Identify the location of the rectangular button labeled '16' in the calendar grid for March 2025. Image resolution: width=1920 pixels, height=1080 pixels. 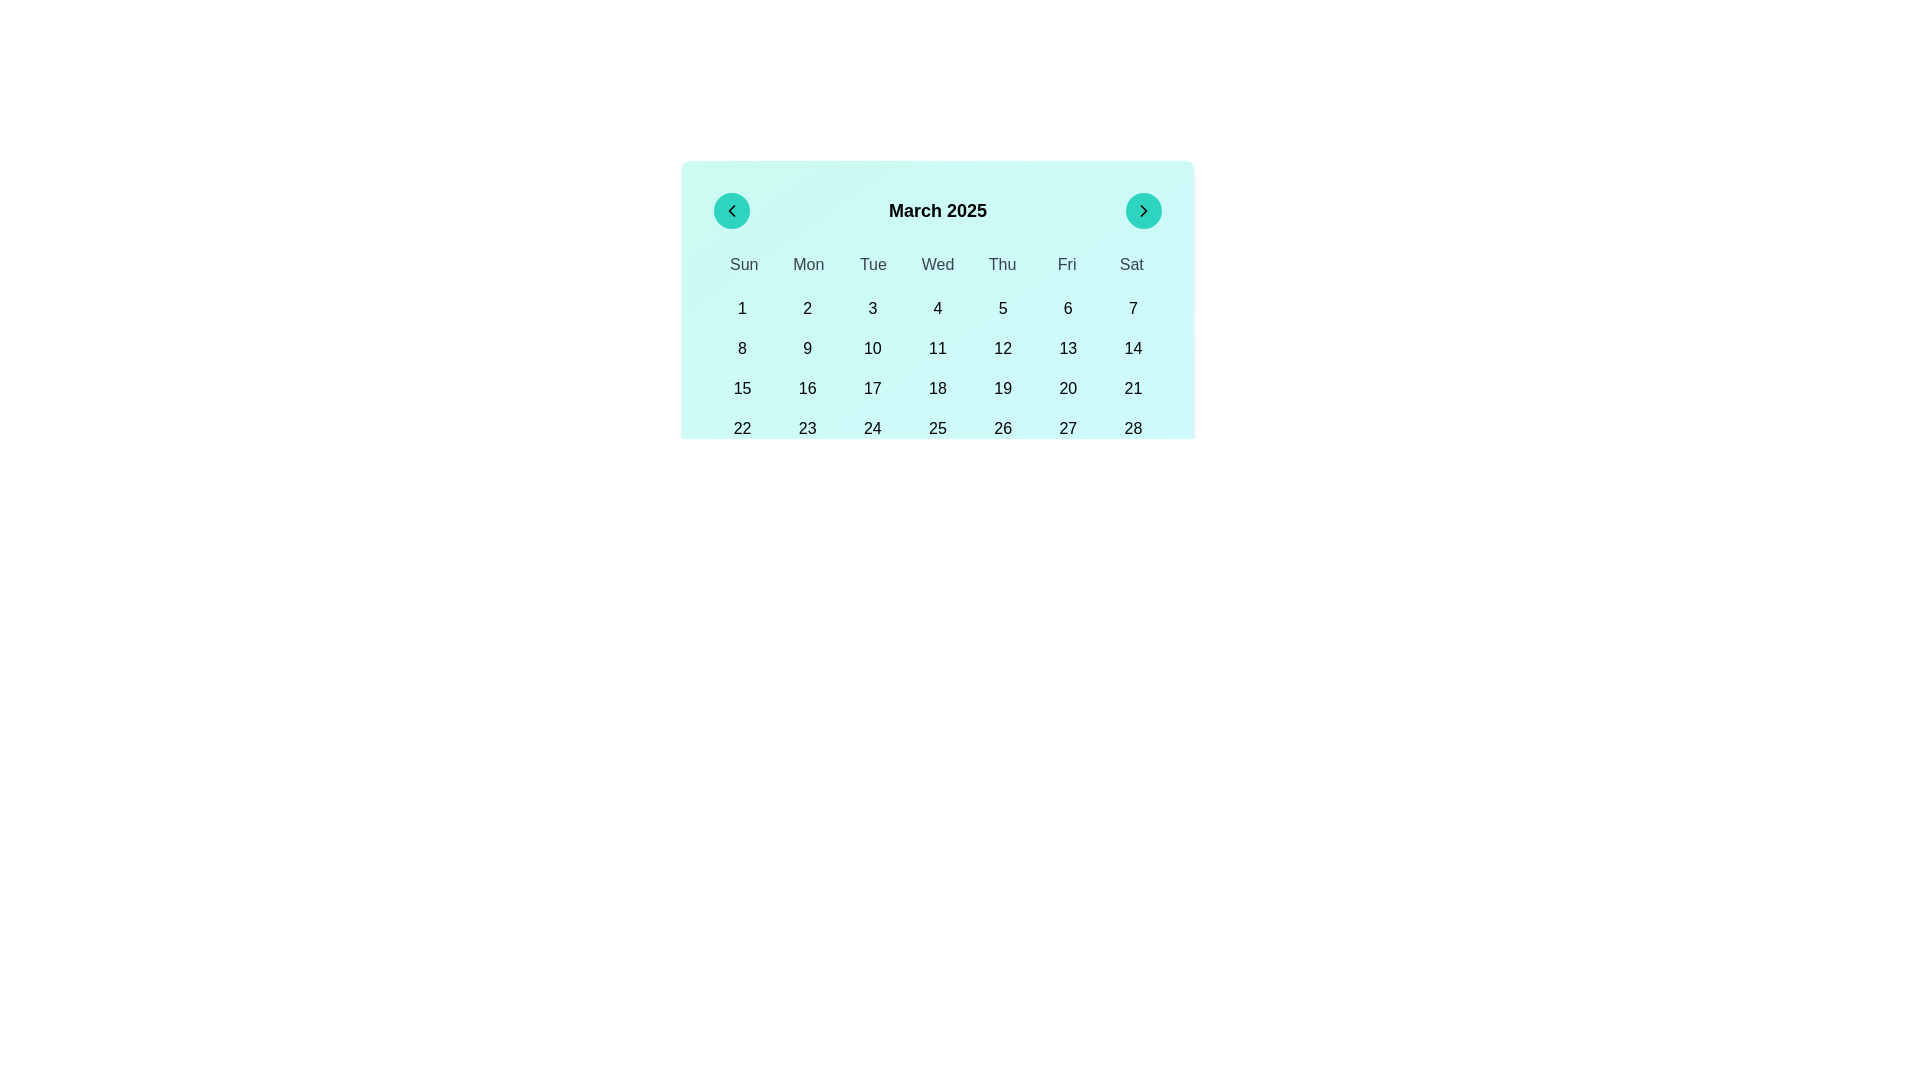
(807, 389).